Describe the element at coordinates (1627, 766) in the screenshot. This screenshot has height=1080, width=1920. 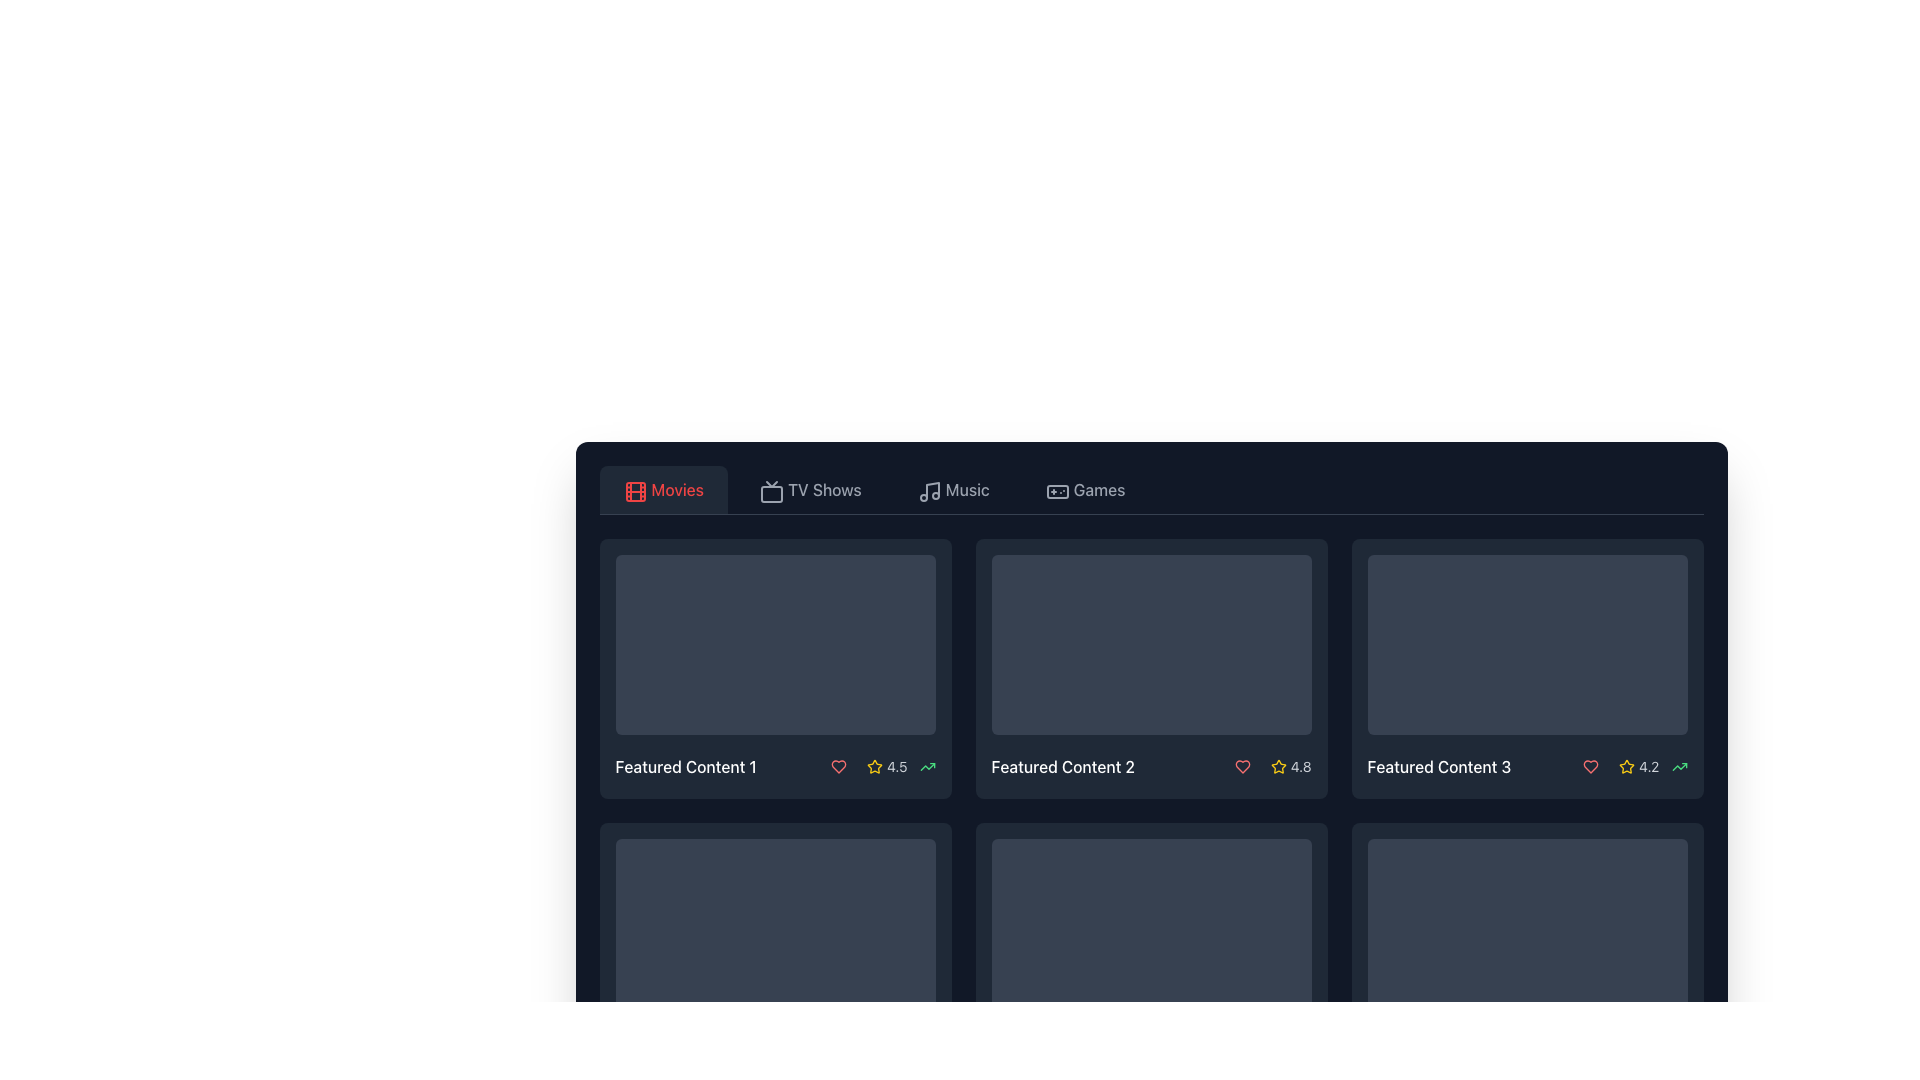
I see `the rating icon located at the bottom section of the 'Featured Content 3' card, adjacent to the numerical rating '4.2'` at that location.